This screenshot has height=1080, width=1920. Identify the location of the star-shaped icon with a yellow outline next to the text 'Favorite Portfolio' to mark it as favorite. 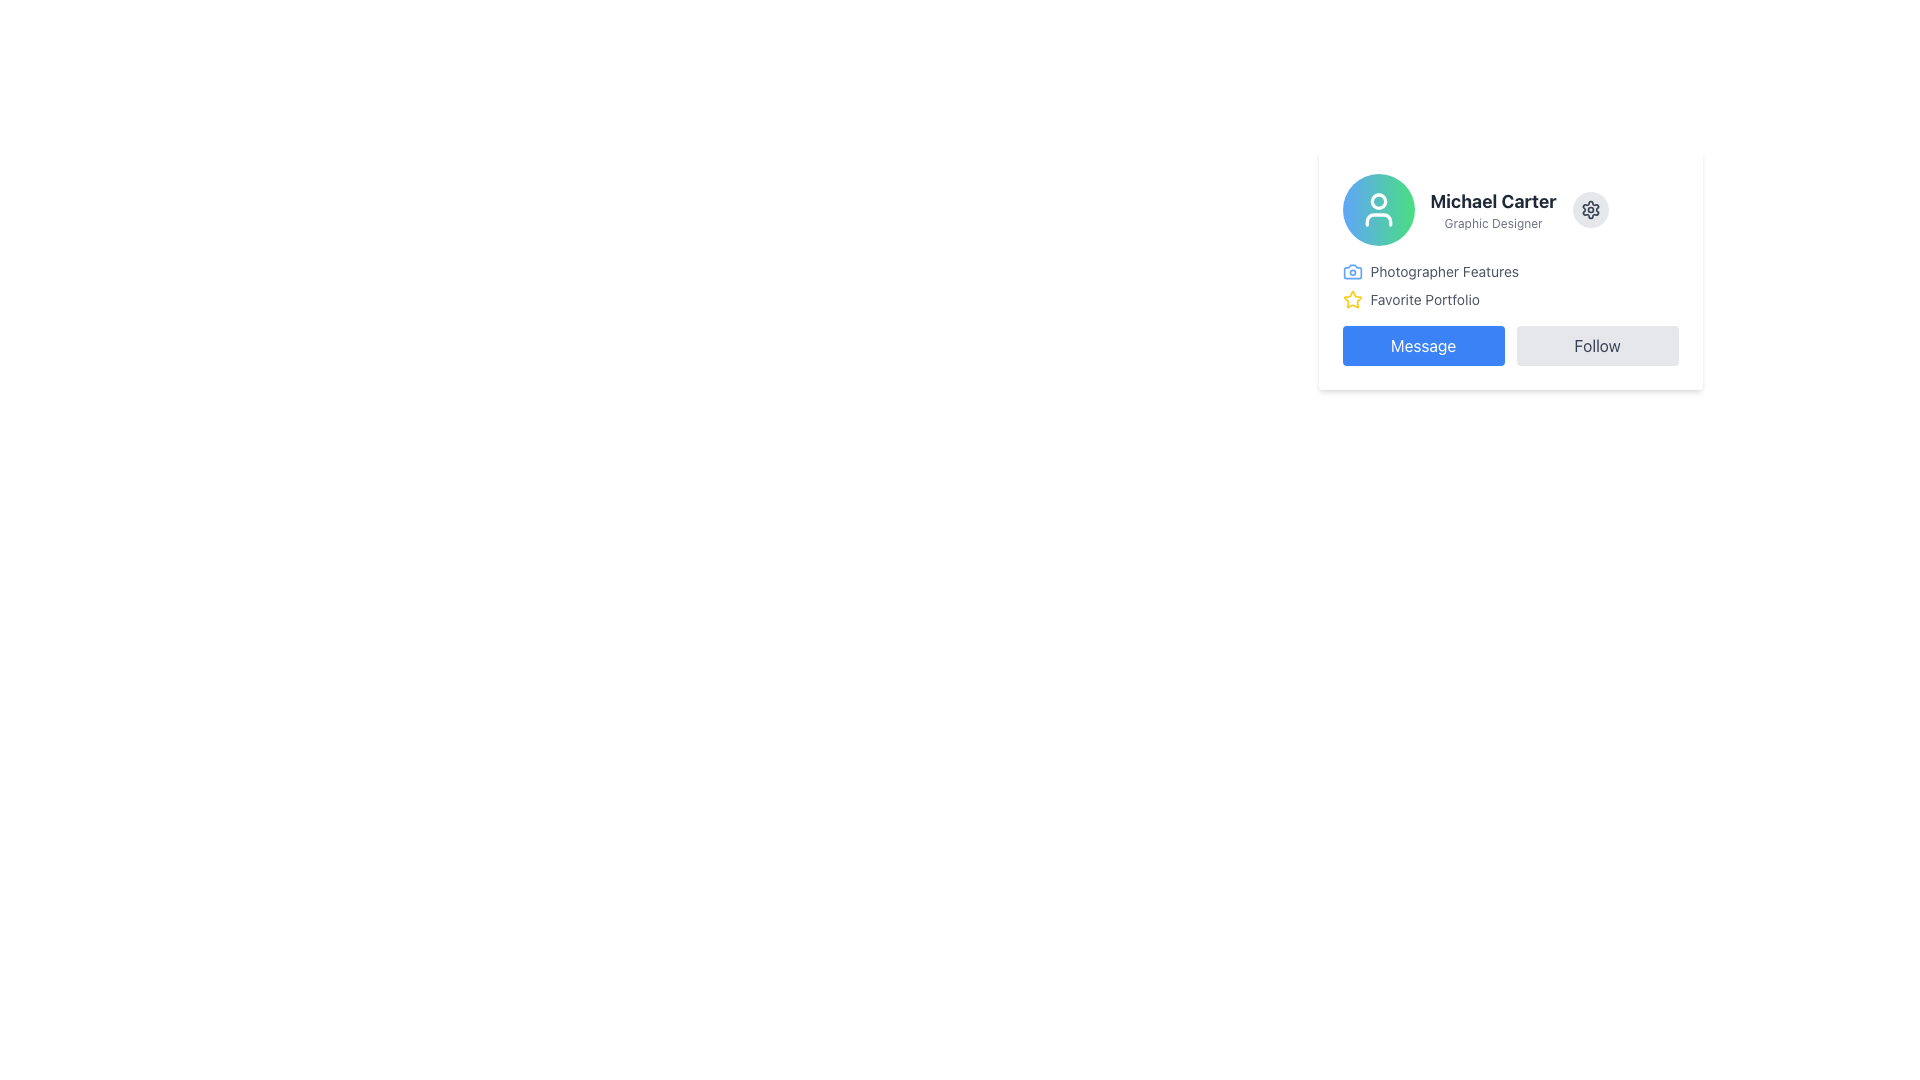
(1352, 300).